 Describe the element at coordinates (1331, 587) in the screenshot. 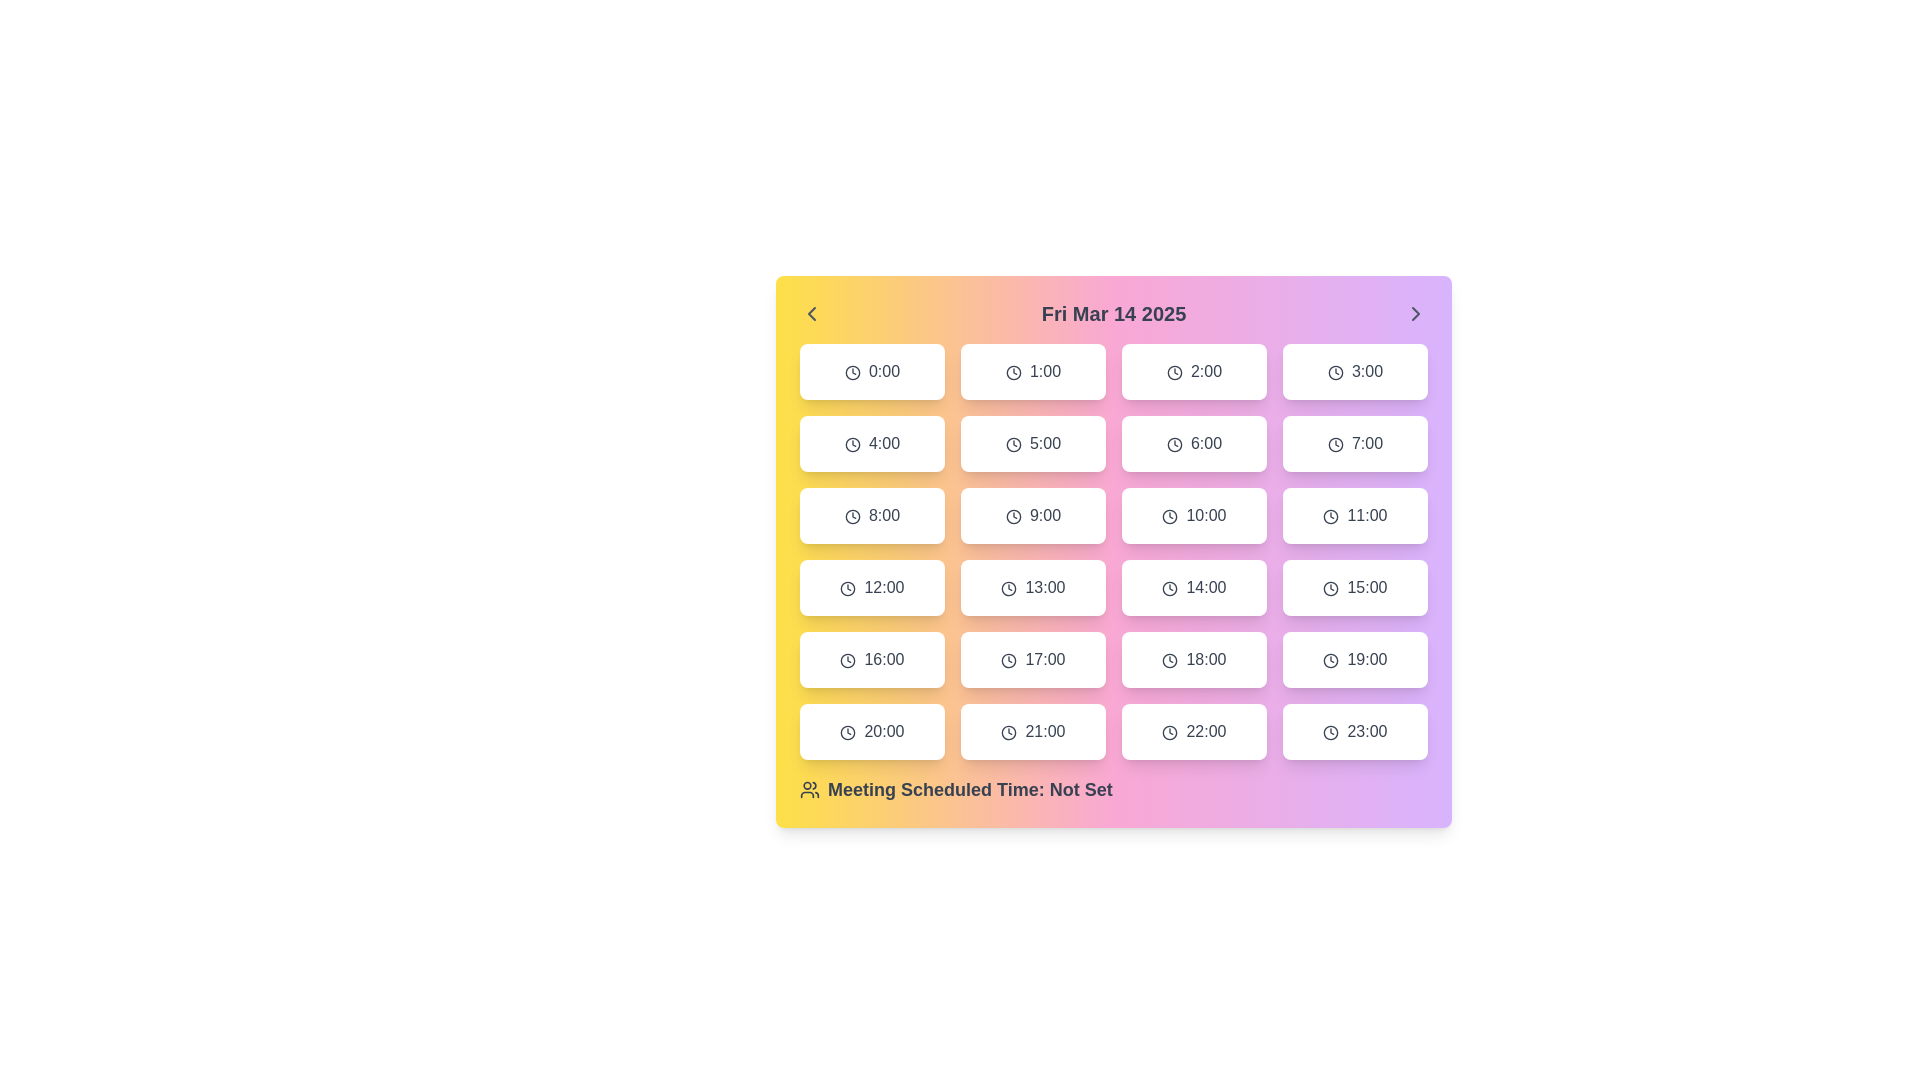

I see `the SVG Circle element with a black border and white inner area, which is centered within the clock icon located in the grid button labeled '15:00' in the fourth row and fourth column` at that location.